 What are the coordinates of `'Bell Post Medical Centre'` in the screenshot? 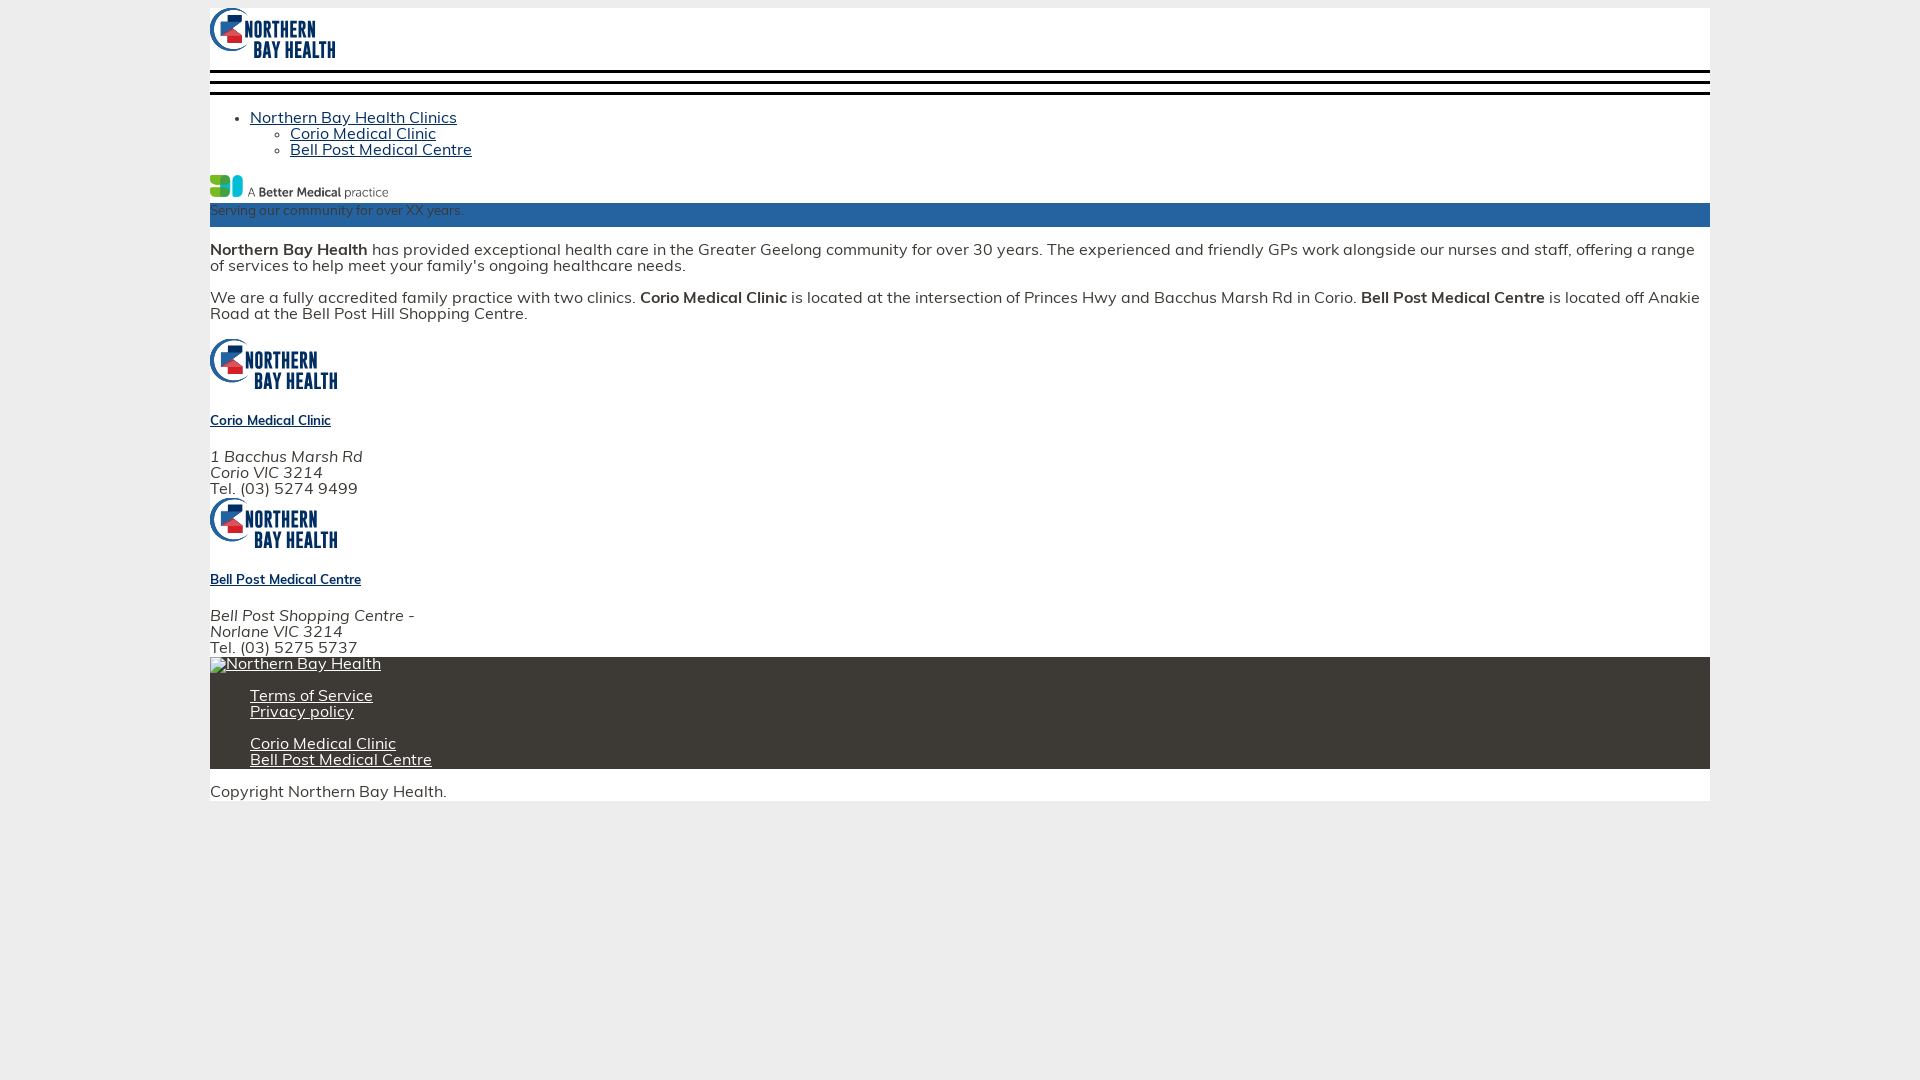 It's located at (380, 149).